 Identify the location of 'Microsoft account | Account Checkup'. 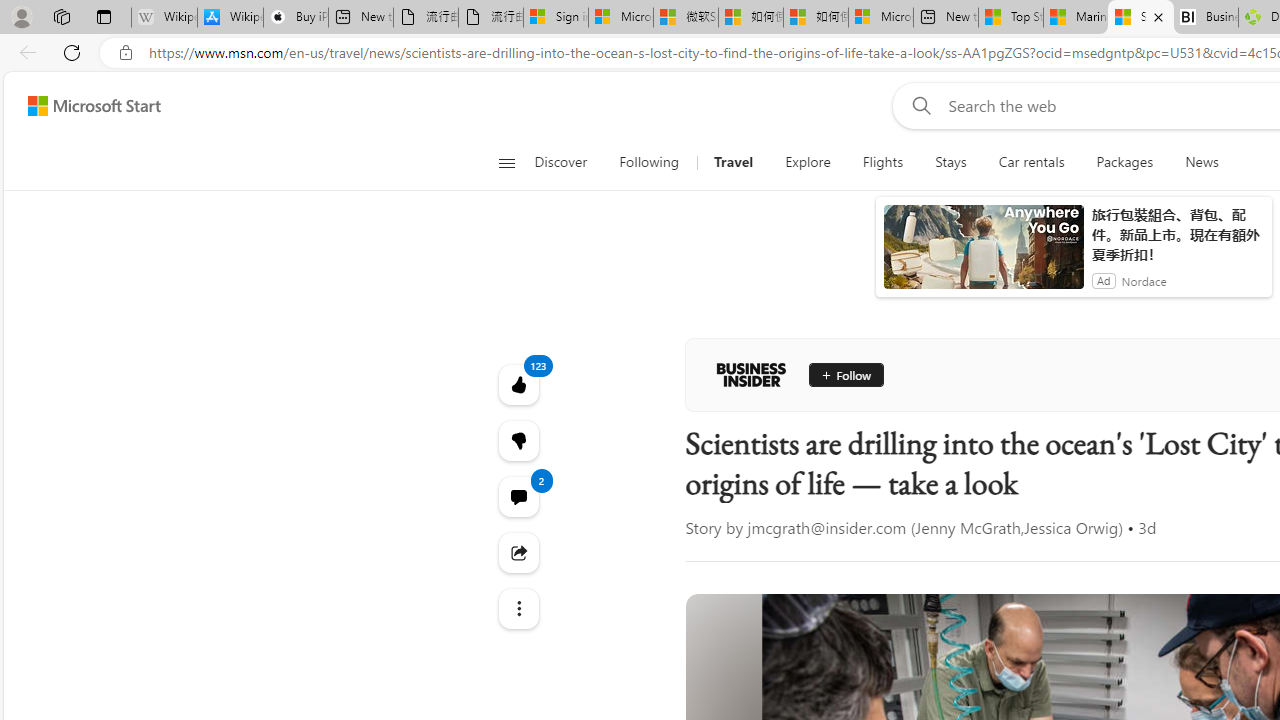
(880, 17).